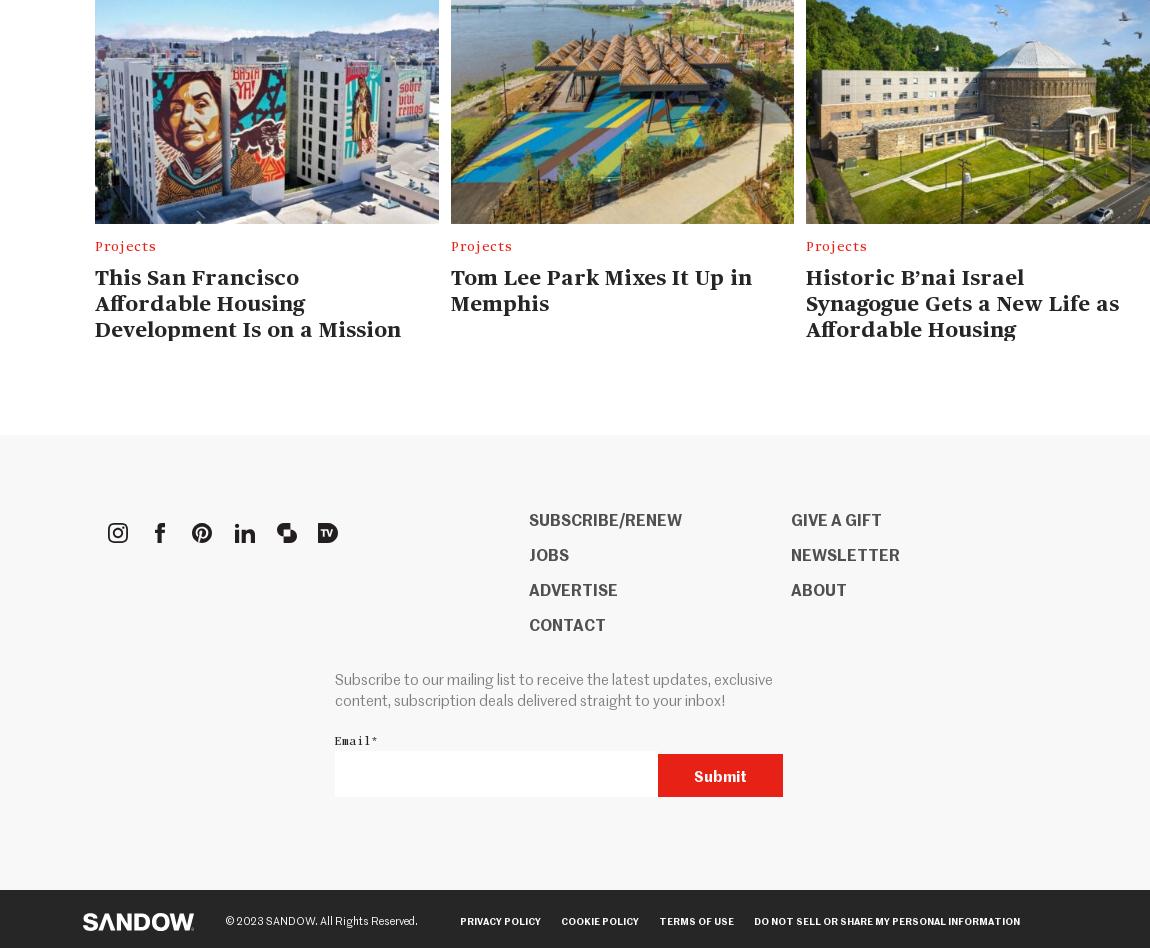 This screenshot has width=1150, height=948. What do you see at coordinates (374, 740) in the screenshot?
I see `'*'` at bounding box center [374, 740].